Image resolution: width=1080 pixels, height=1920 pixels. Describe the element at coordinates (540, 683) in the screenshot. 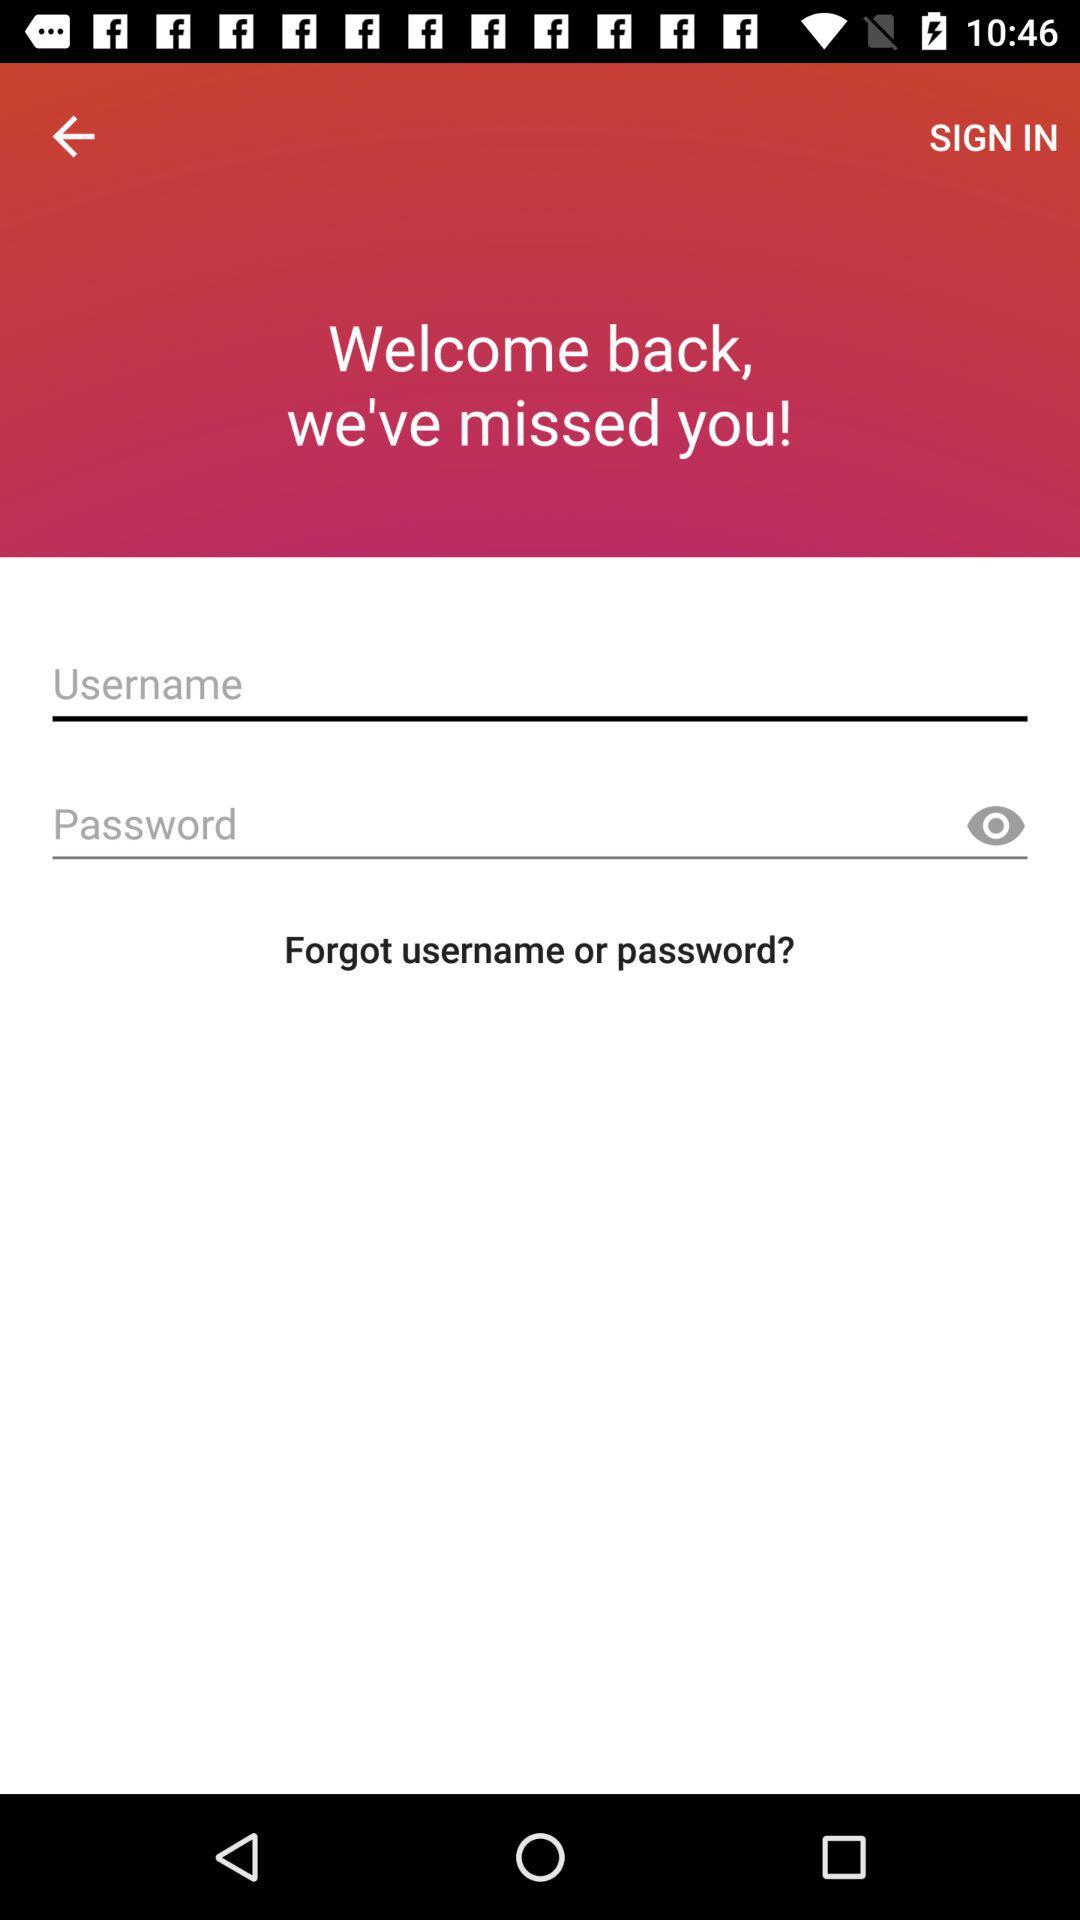

I see `username` at that location.